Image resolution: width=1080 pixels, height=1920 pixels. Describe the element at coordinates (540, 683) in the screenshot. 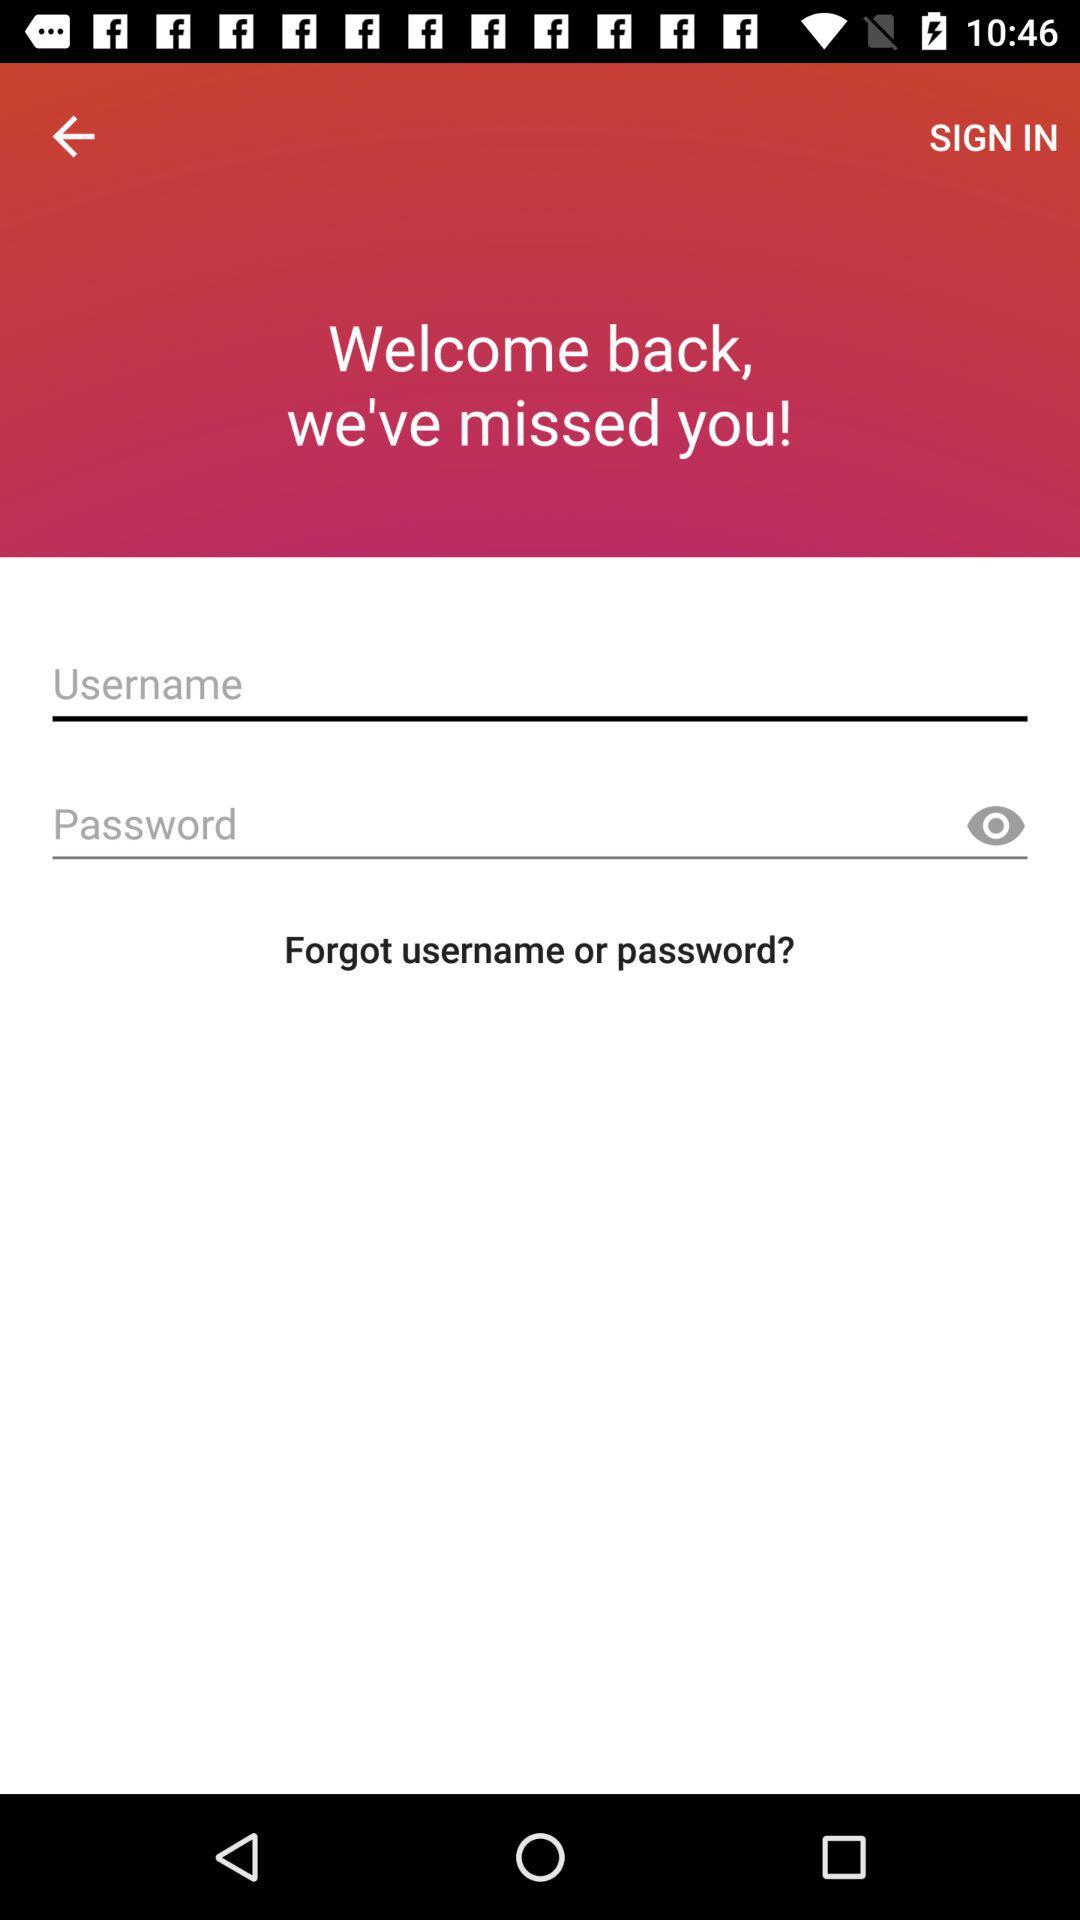

I see `username` at that location.